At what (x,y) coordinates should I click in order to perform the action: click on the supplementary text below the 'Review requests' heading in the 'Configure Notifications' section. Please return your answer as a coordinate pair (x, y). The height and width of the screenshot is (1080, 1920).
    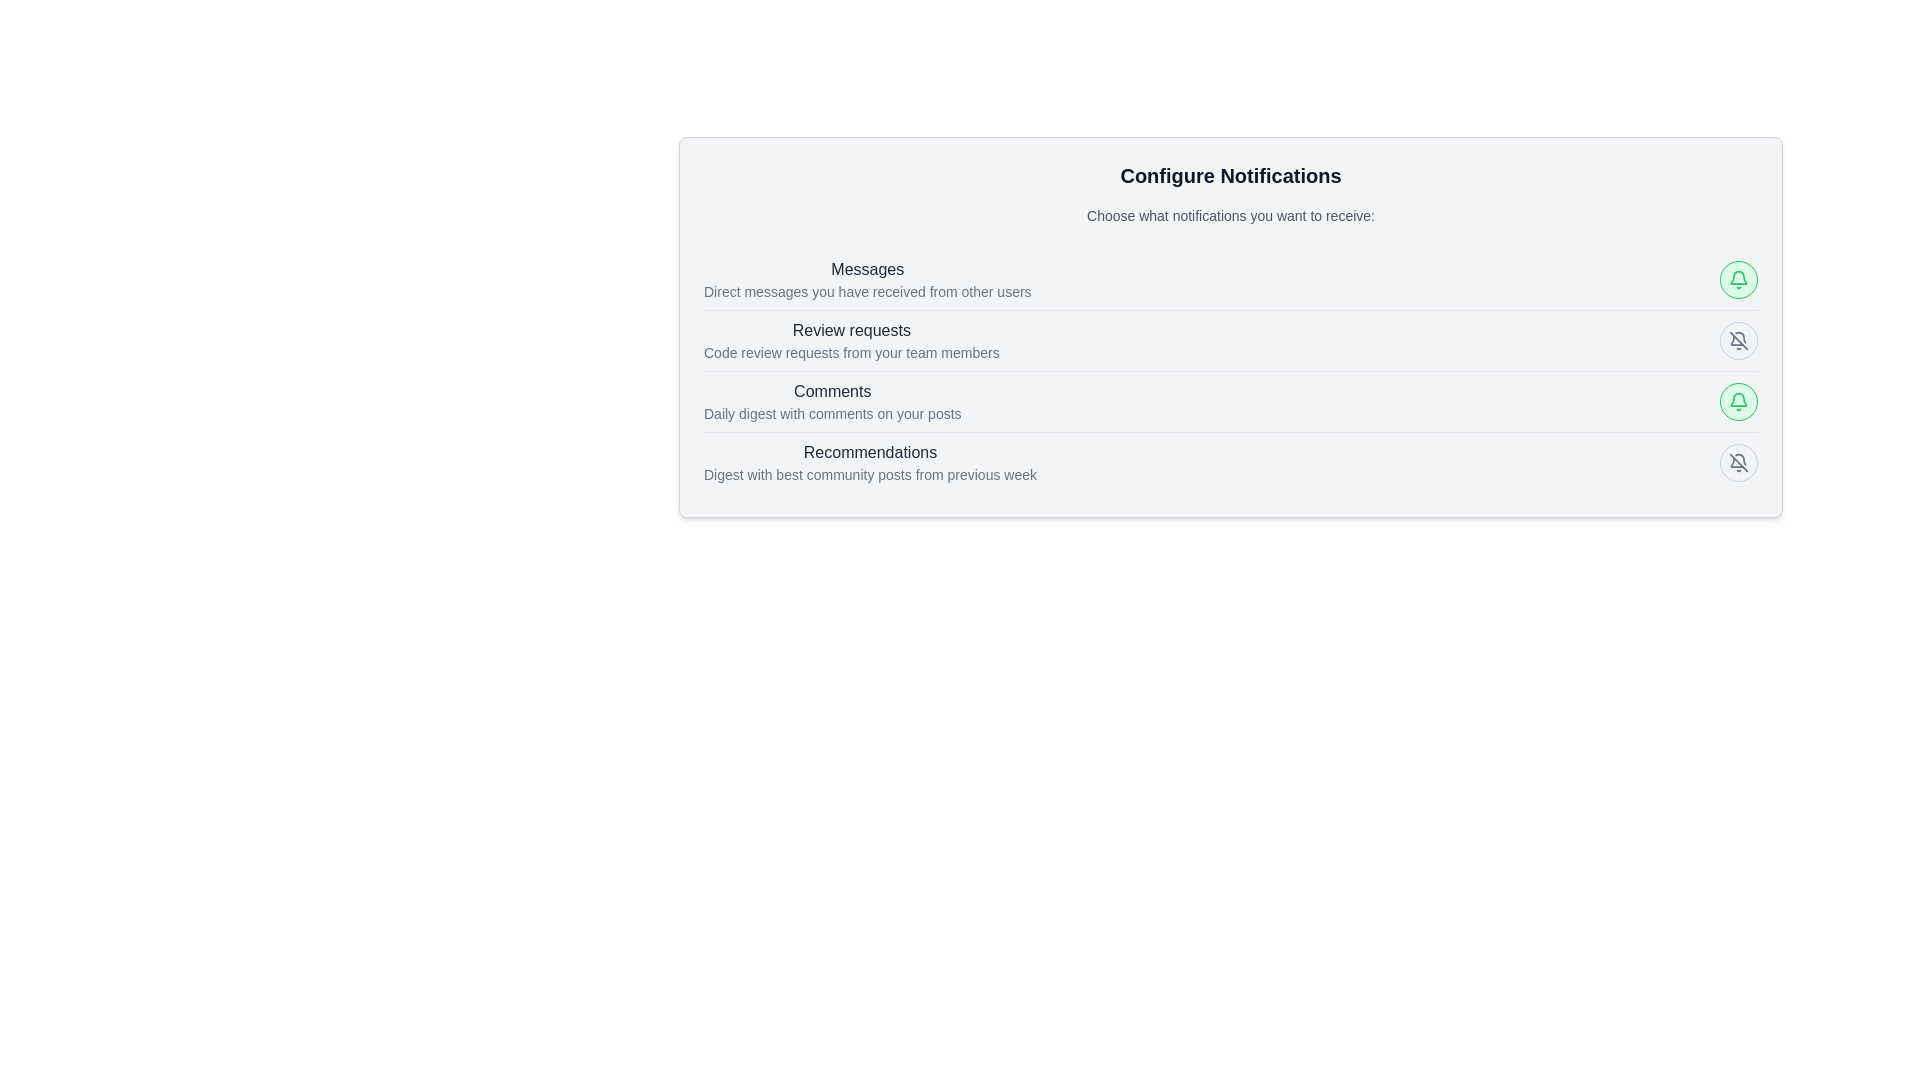
    Looking at the image, I should click on (851, 352).